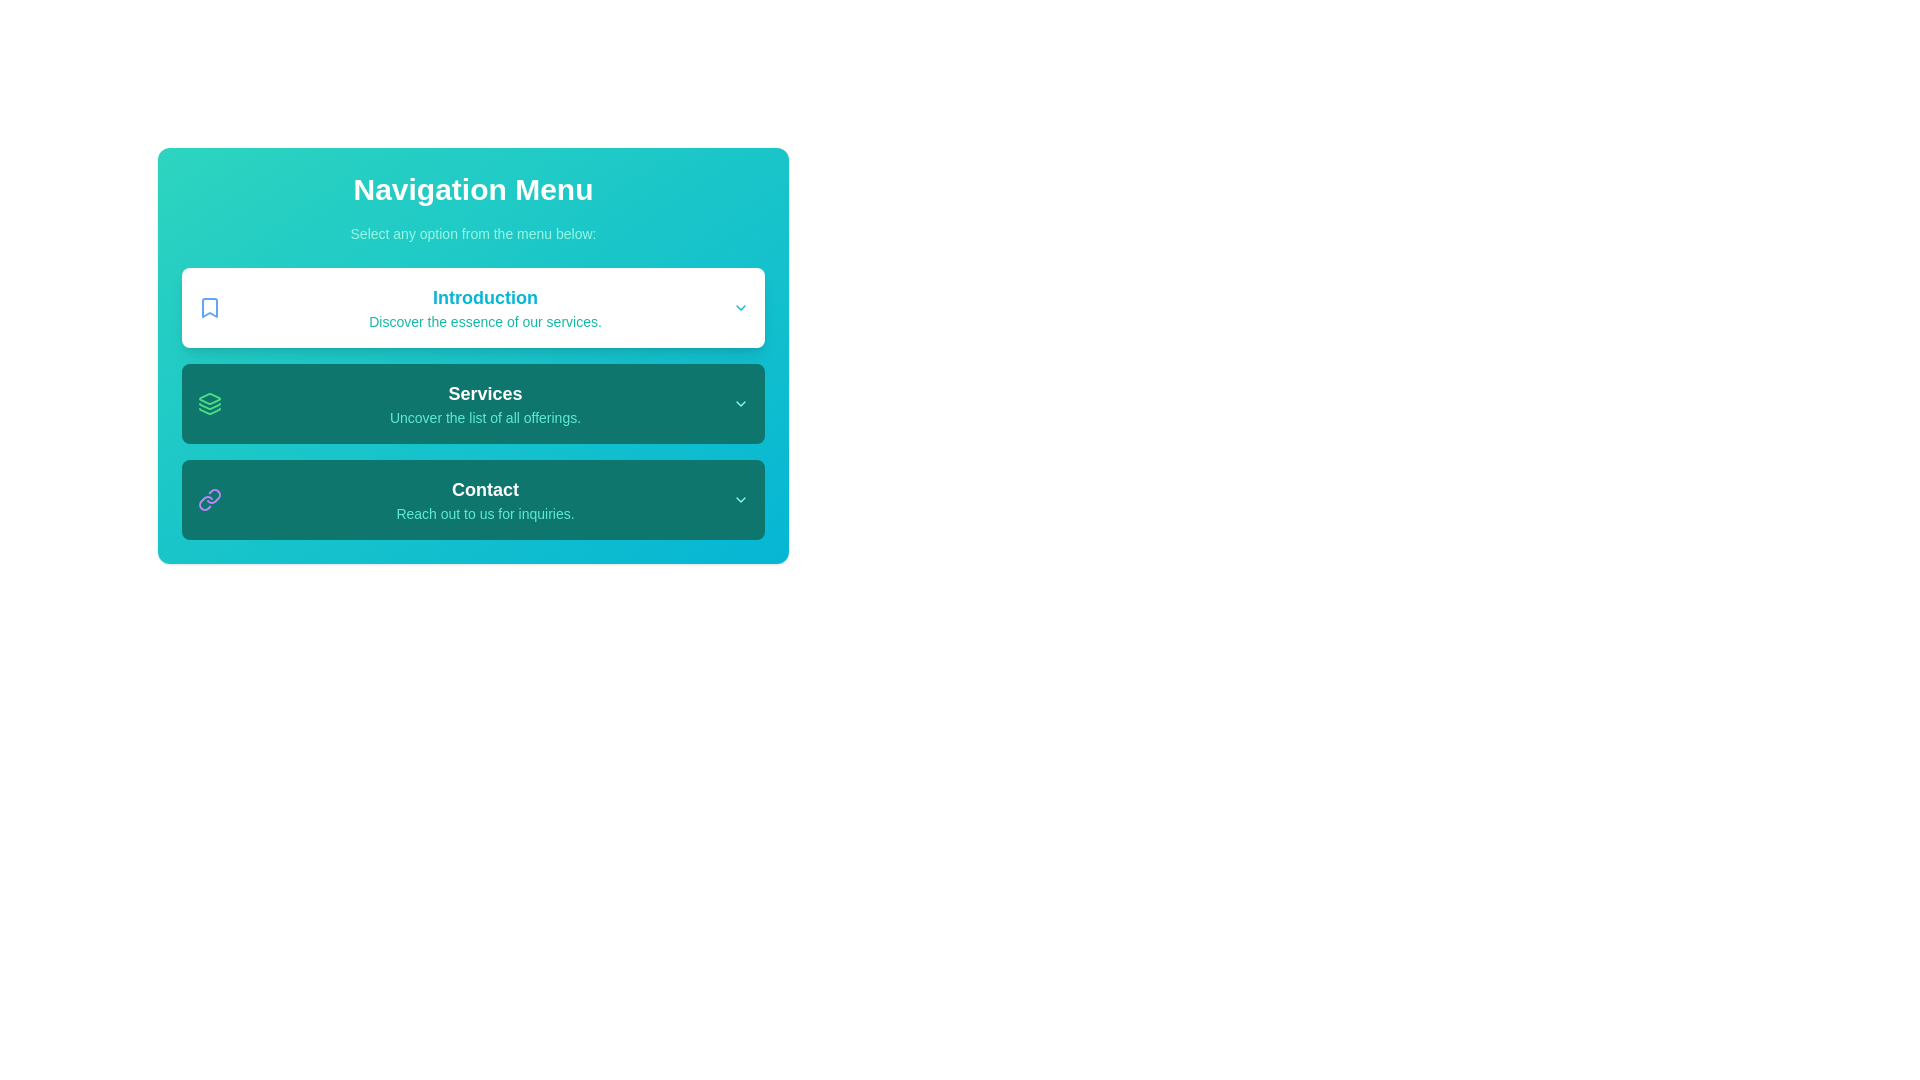 This screenshot has width=1920, height=1080. What do you see at coordinates (485, 499) in the screenshot?
I see `descriptive subtitle 'Reach out to us for inquiries.' of the 'Contact' text element located in the teal box of the navigation menu` at bounding box center [485, 499].